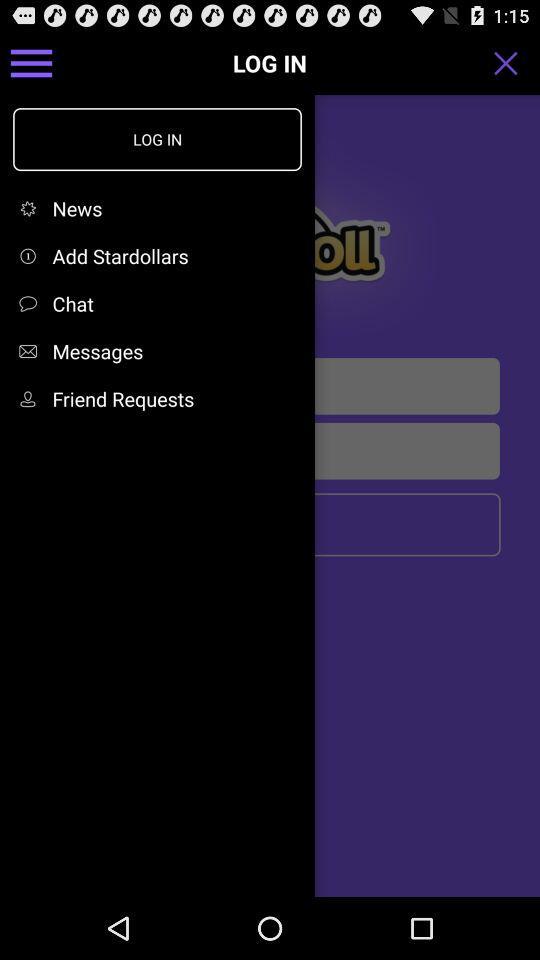 The image size is (540, 960). What do you see at coordinates (156, 138) in the screenshot?
I see `the login in which is above the news` at bounding box center [156, 138].